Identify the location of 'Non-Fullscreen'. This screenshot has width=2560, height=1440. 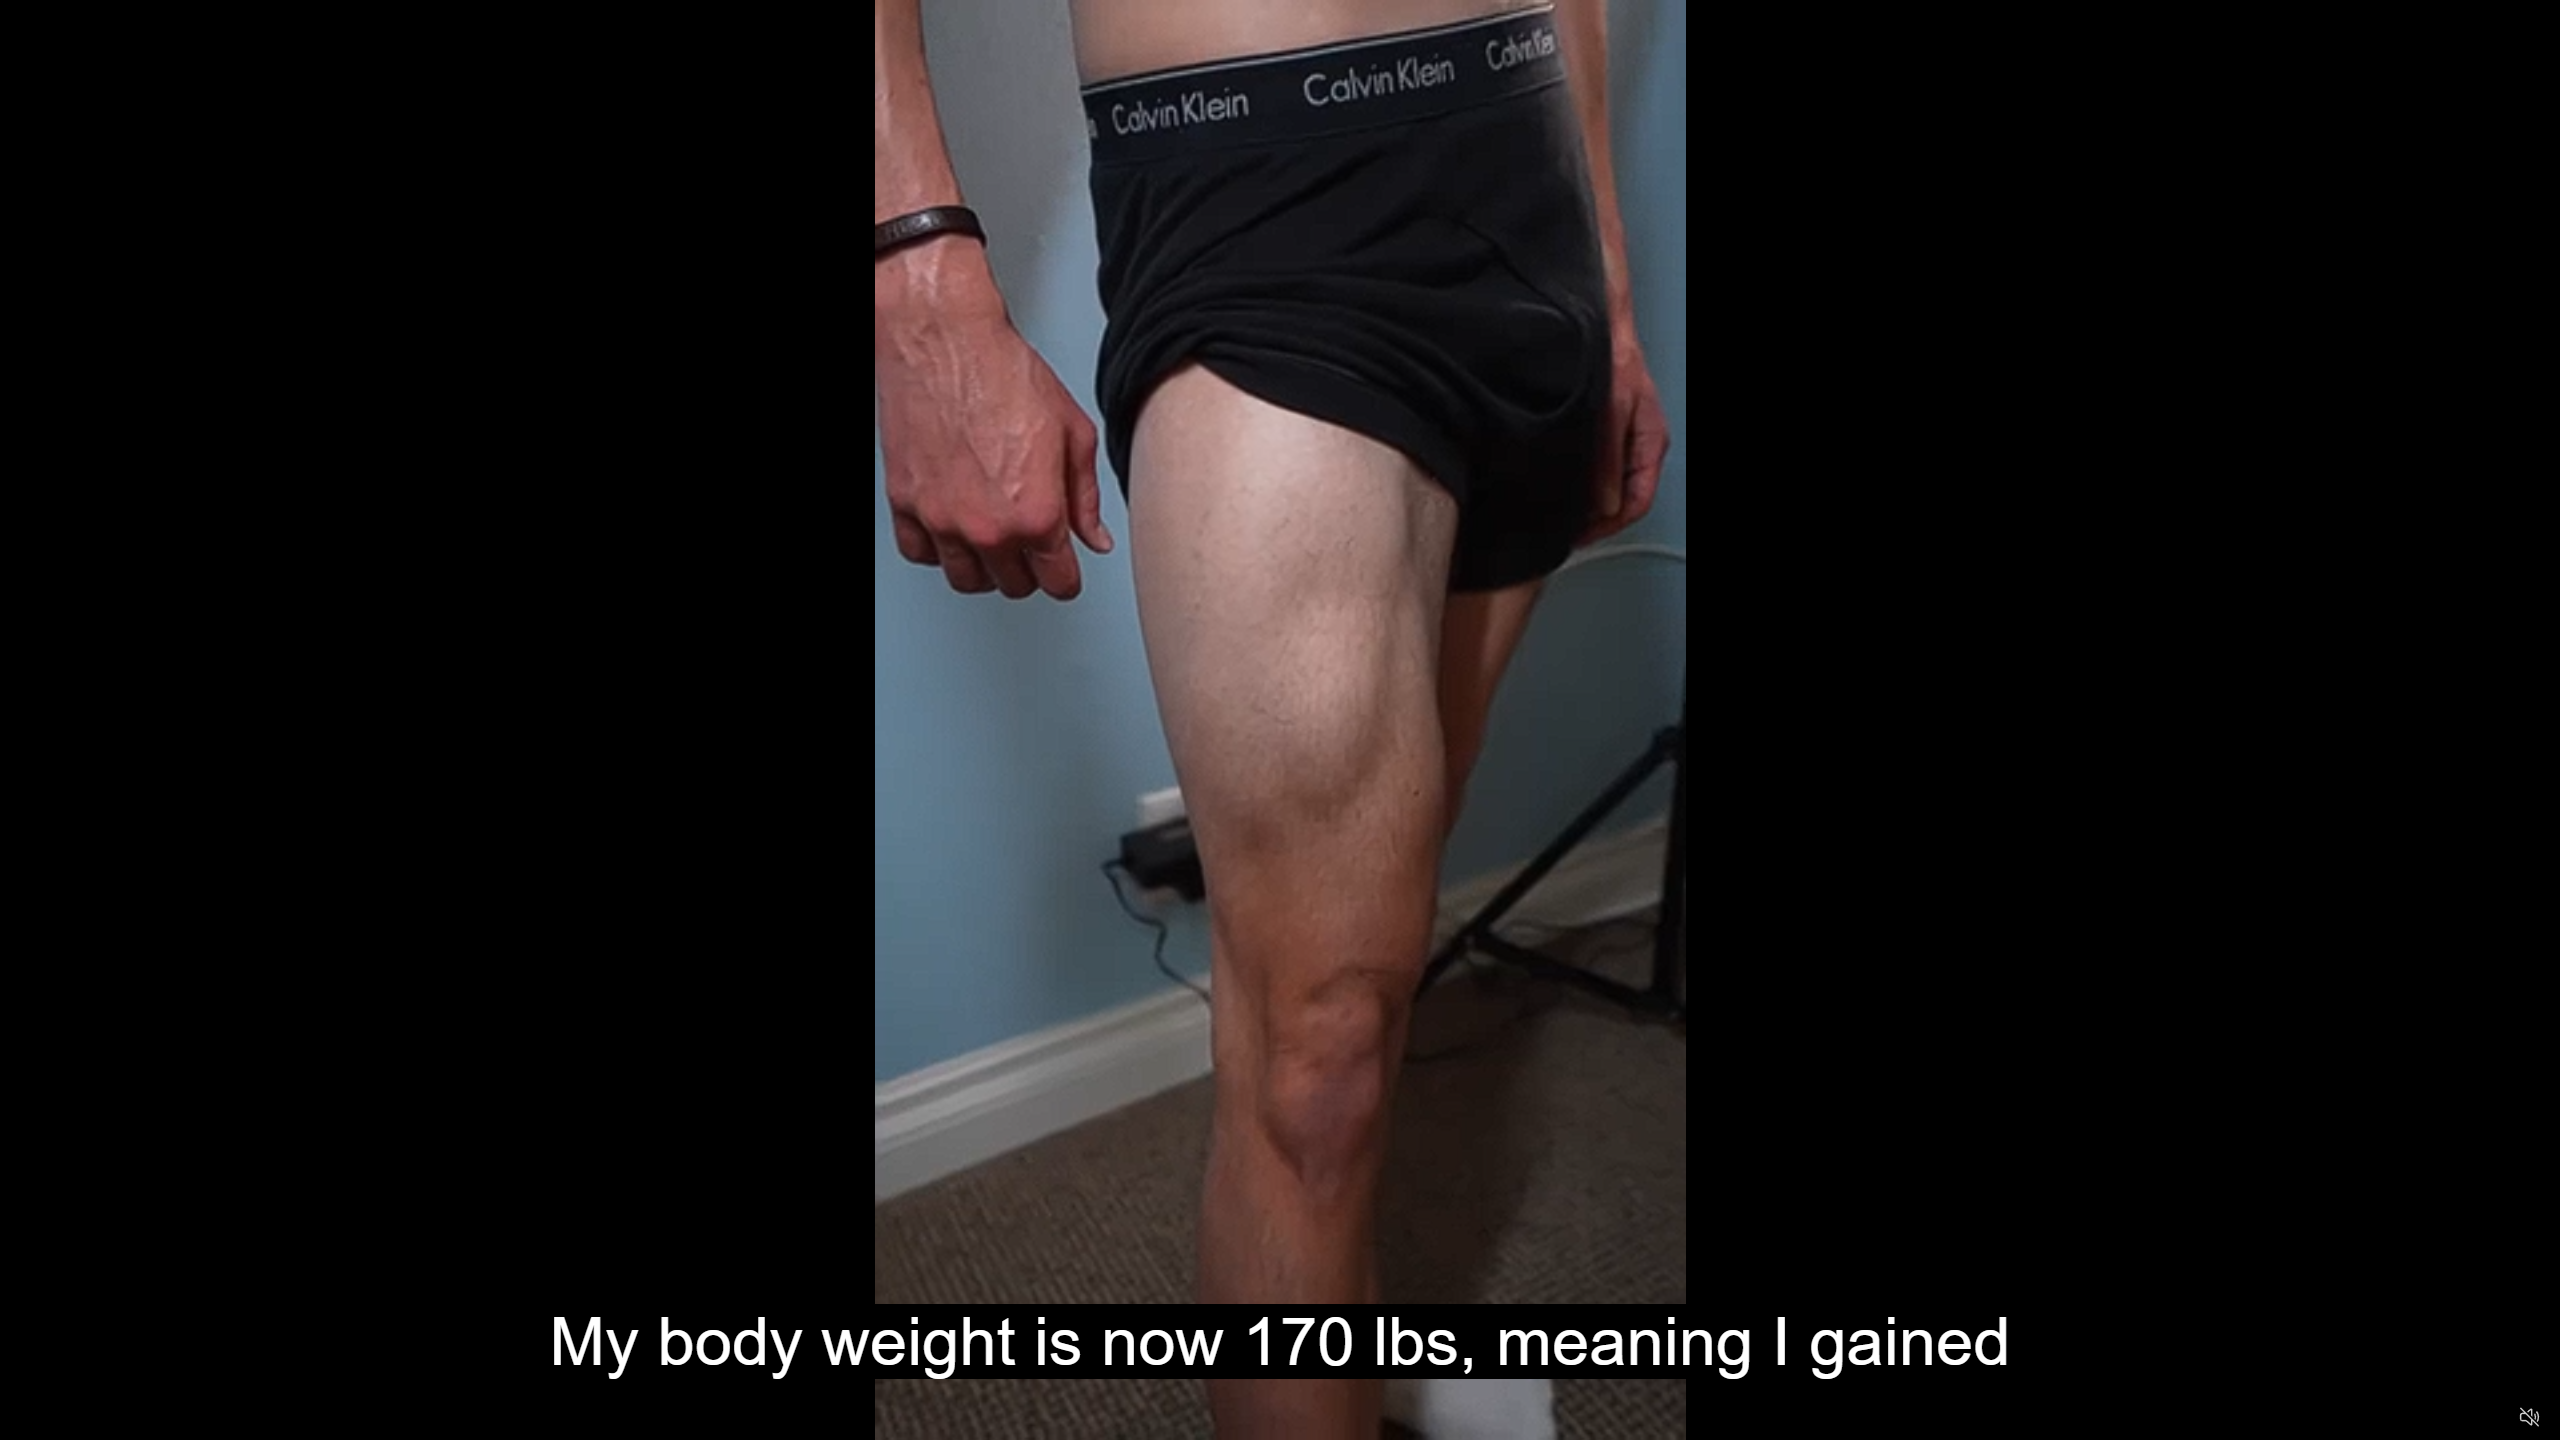
(2491, 1417).